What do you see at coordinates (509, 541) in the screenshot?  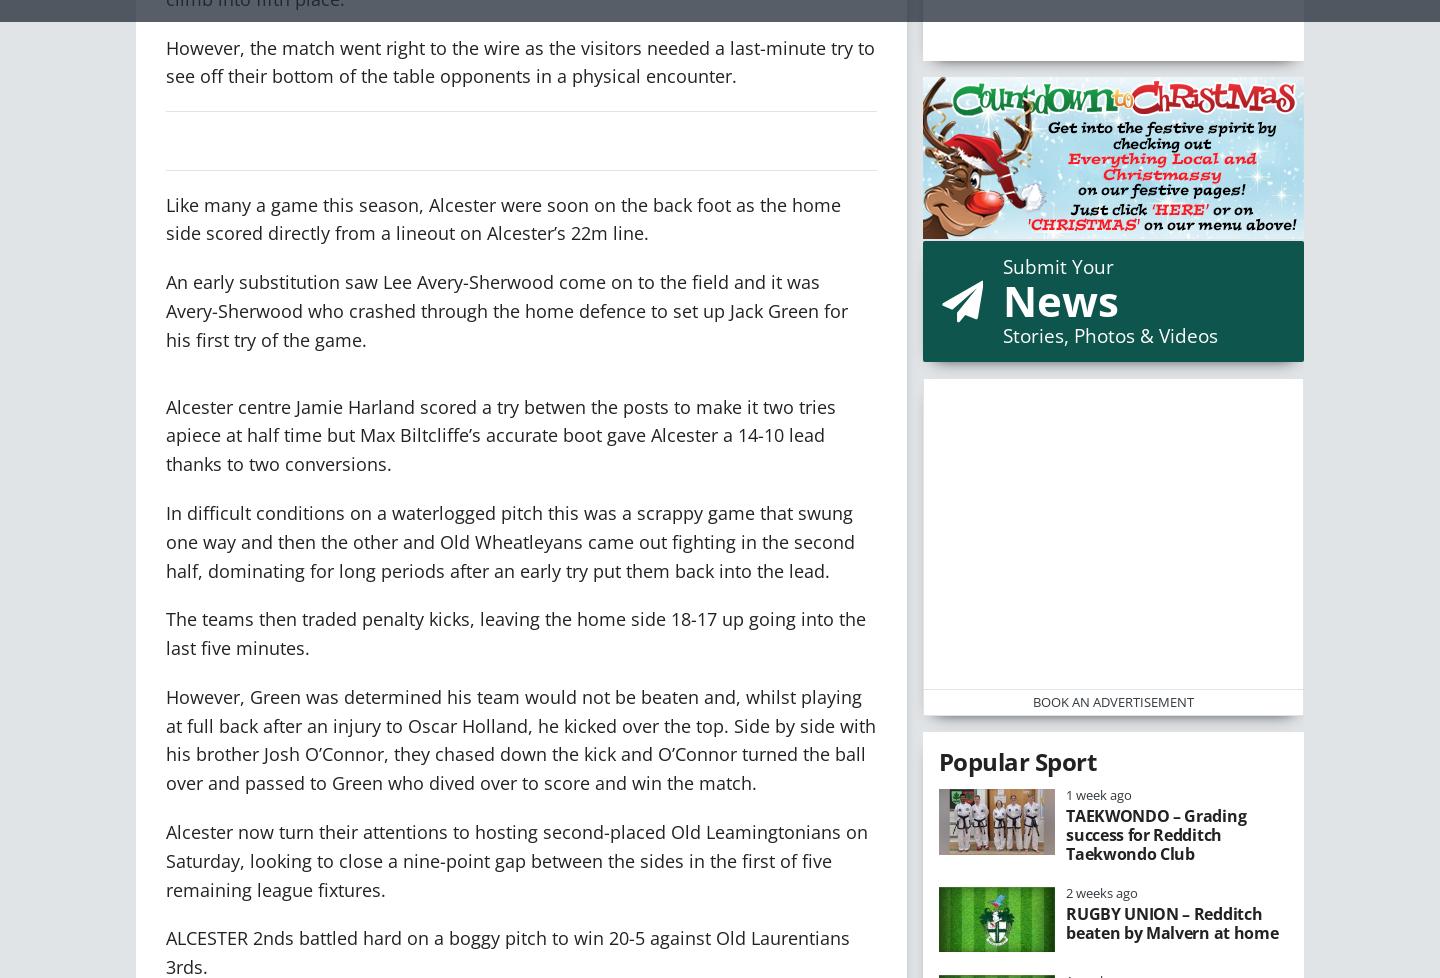 I see `'In difficult conditions on a waterlogged pitch this was a scrappy game that swung one way and then the other and Old Wheatleyans came out fighting in the second half, dominating for long periods after an early try put them back into the lead.'` at bounding box center [509, 541].